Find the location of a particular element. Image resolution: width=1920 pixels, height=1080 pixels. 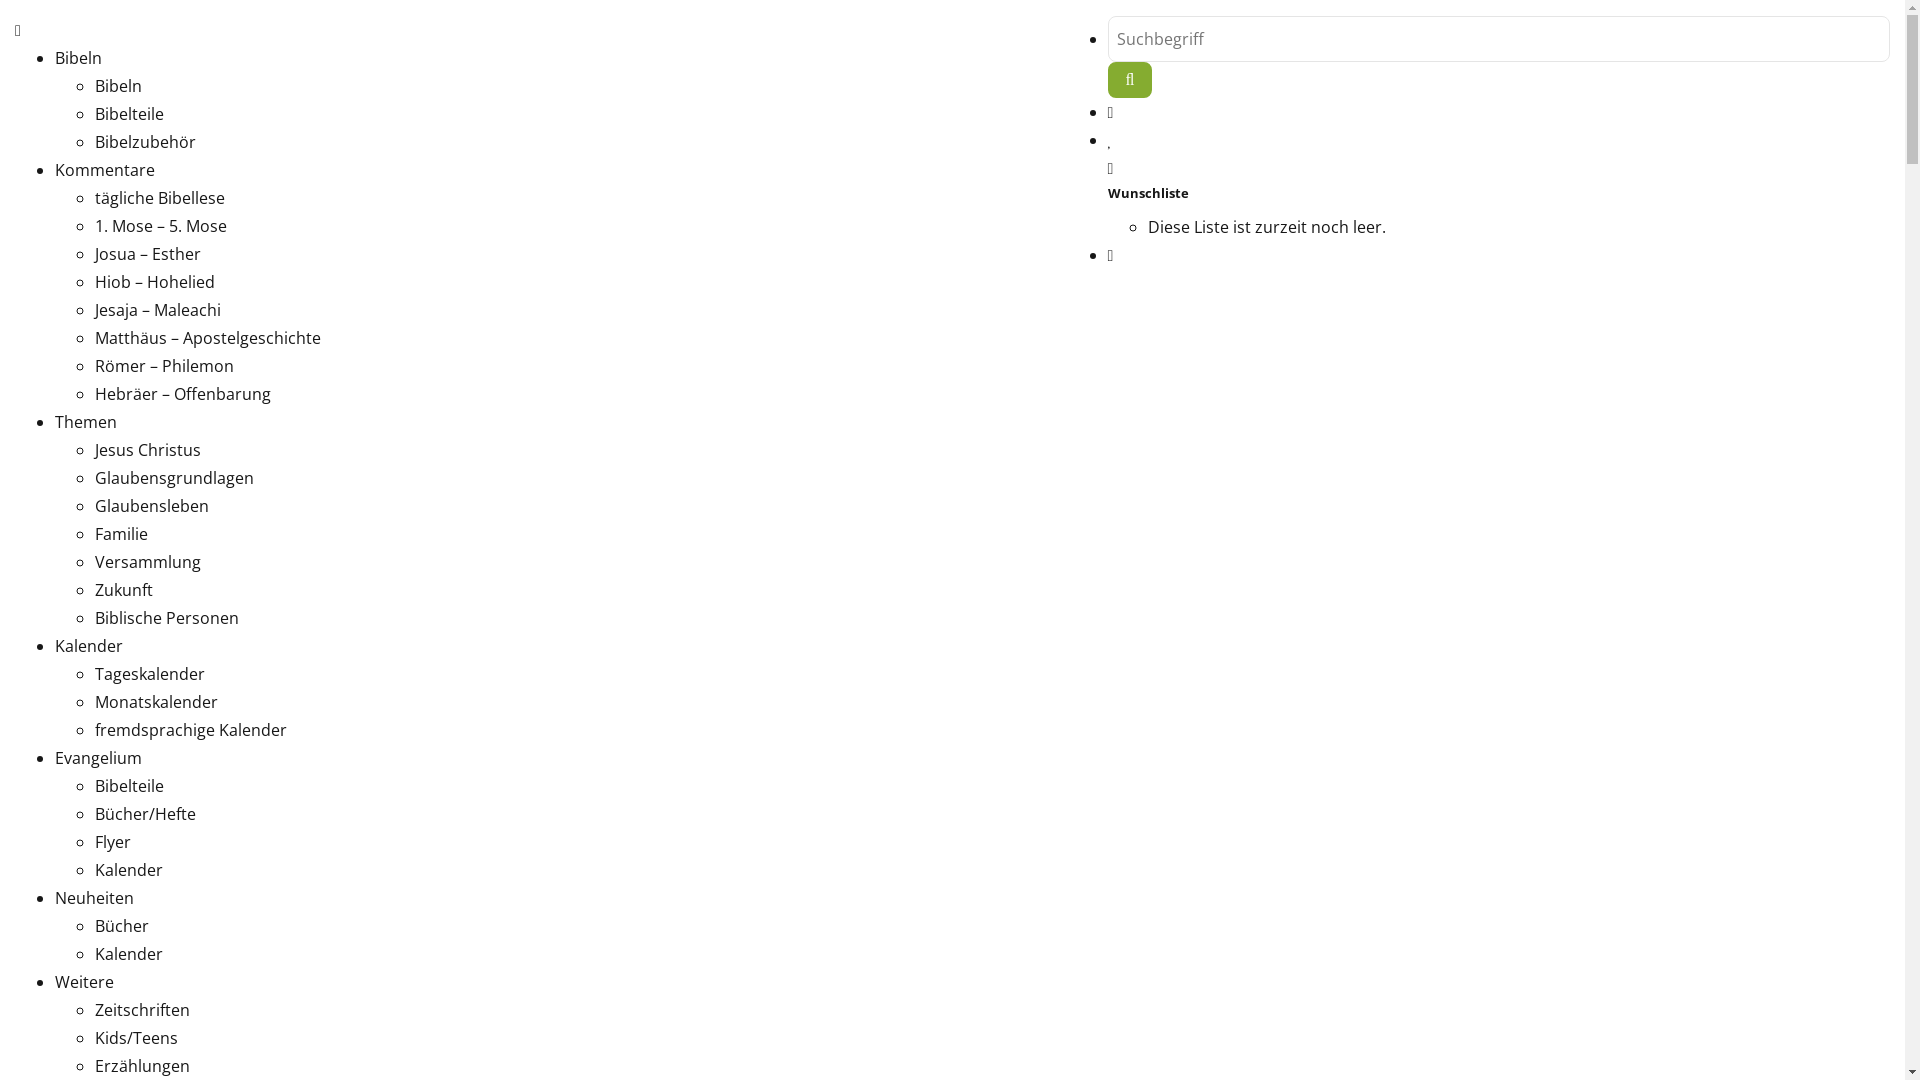

'Flyer' is located at coordinates (94, 841).